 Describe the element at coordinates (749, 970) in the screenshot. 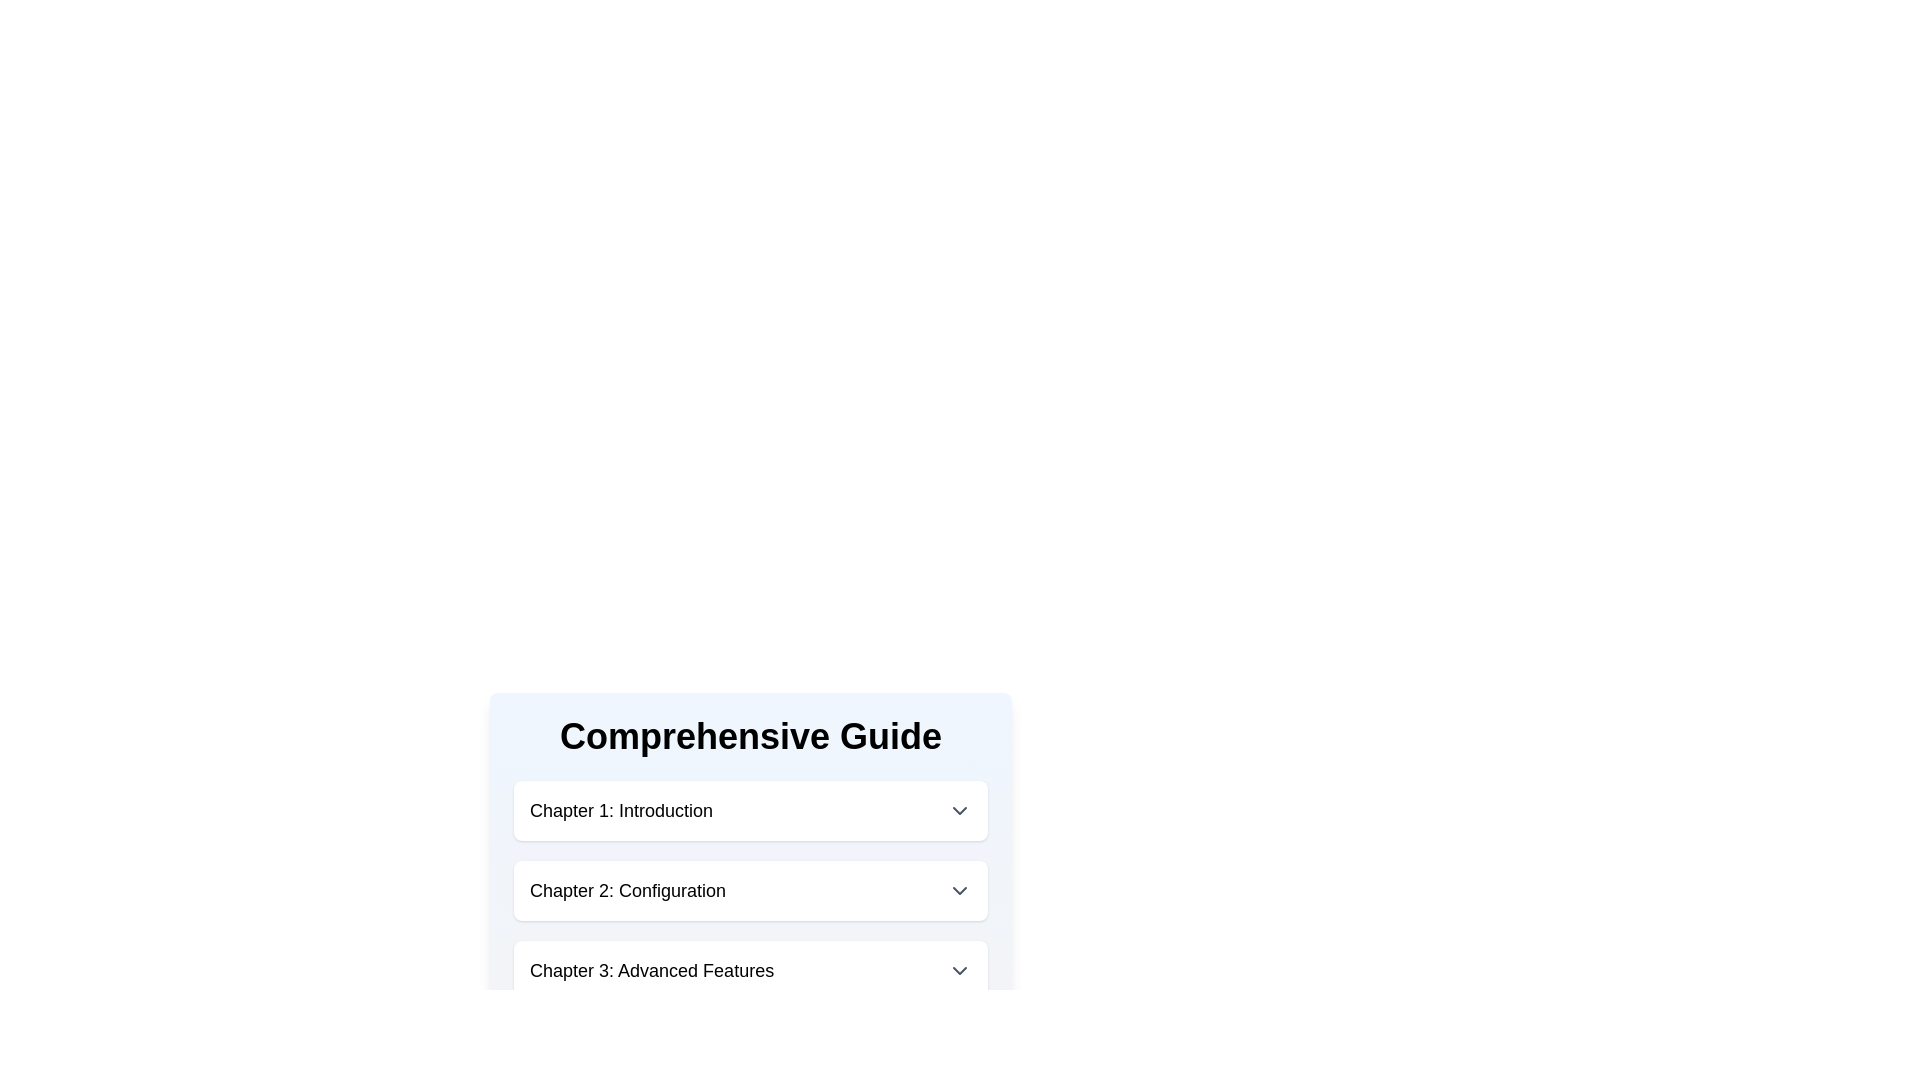

I see `the Collapsible List Item Header for 'Chapter 3: Advanced Features' to prepare for navigation actions` at that location.